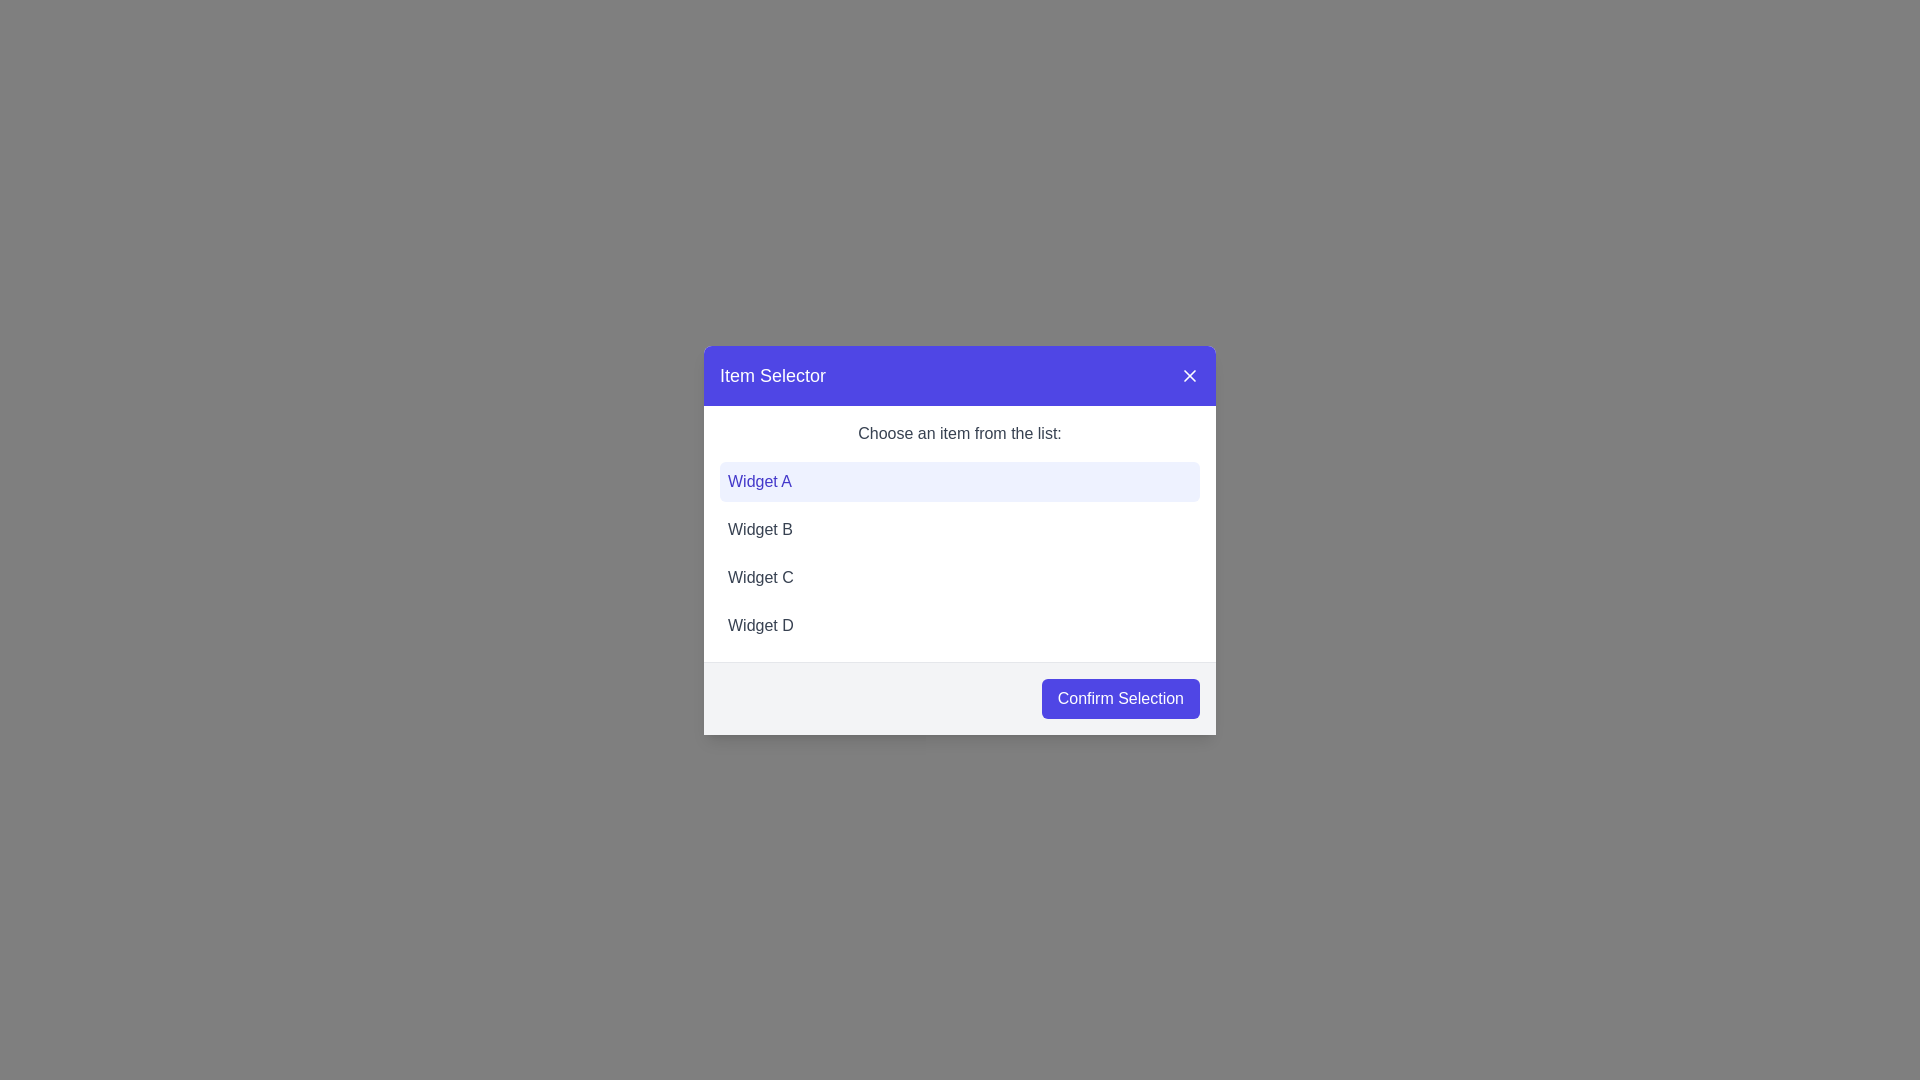 The height and width of the screenshot is (1080, 1920). Describe the element at coordinates (960, 528) in the screenshot. I see `the selectable list item representing 'Widget B'` at that location.